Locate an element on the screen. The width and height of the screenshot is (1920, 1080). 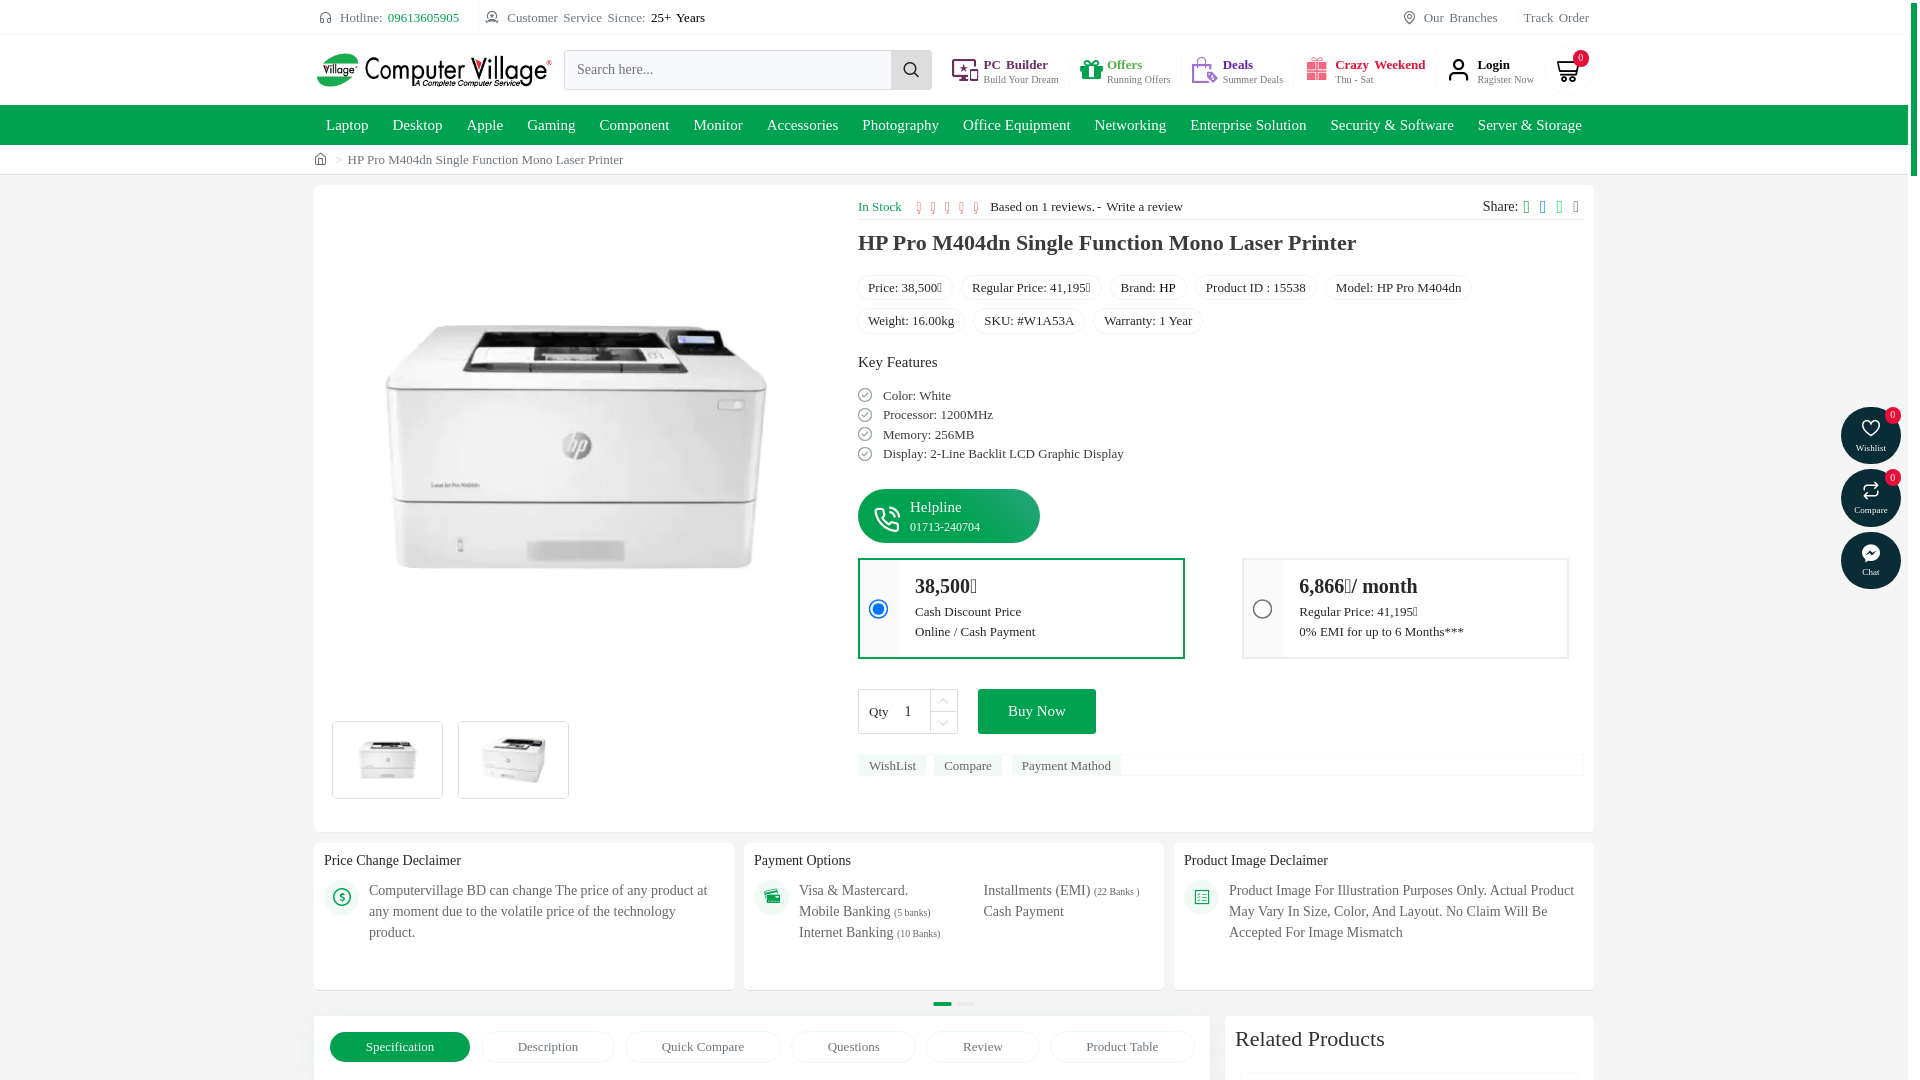
'WishList' is located at coordinates (859, 764).